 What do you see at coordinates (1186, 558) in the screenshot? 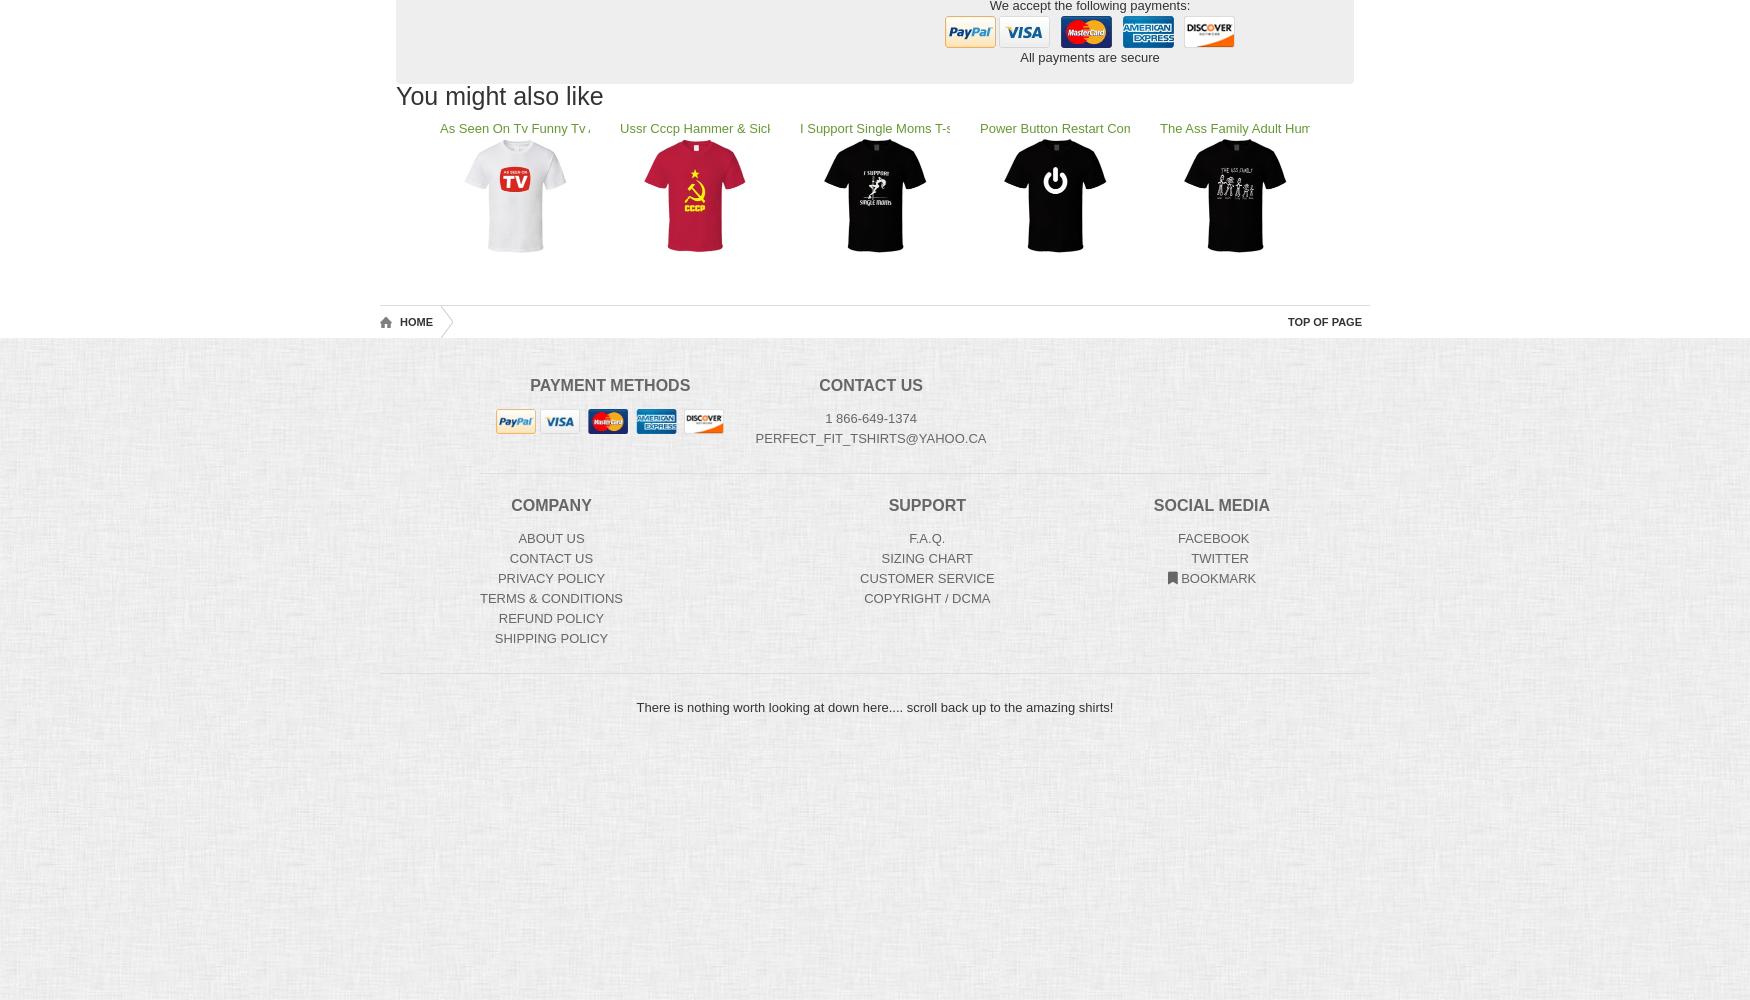
I see `'Twitter'` at bounding box center [1186, 558].